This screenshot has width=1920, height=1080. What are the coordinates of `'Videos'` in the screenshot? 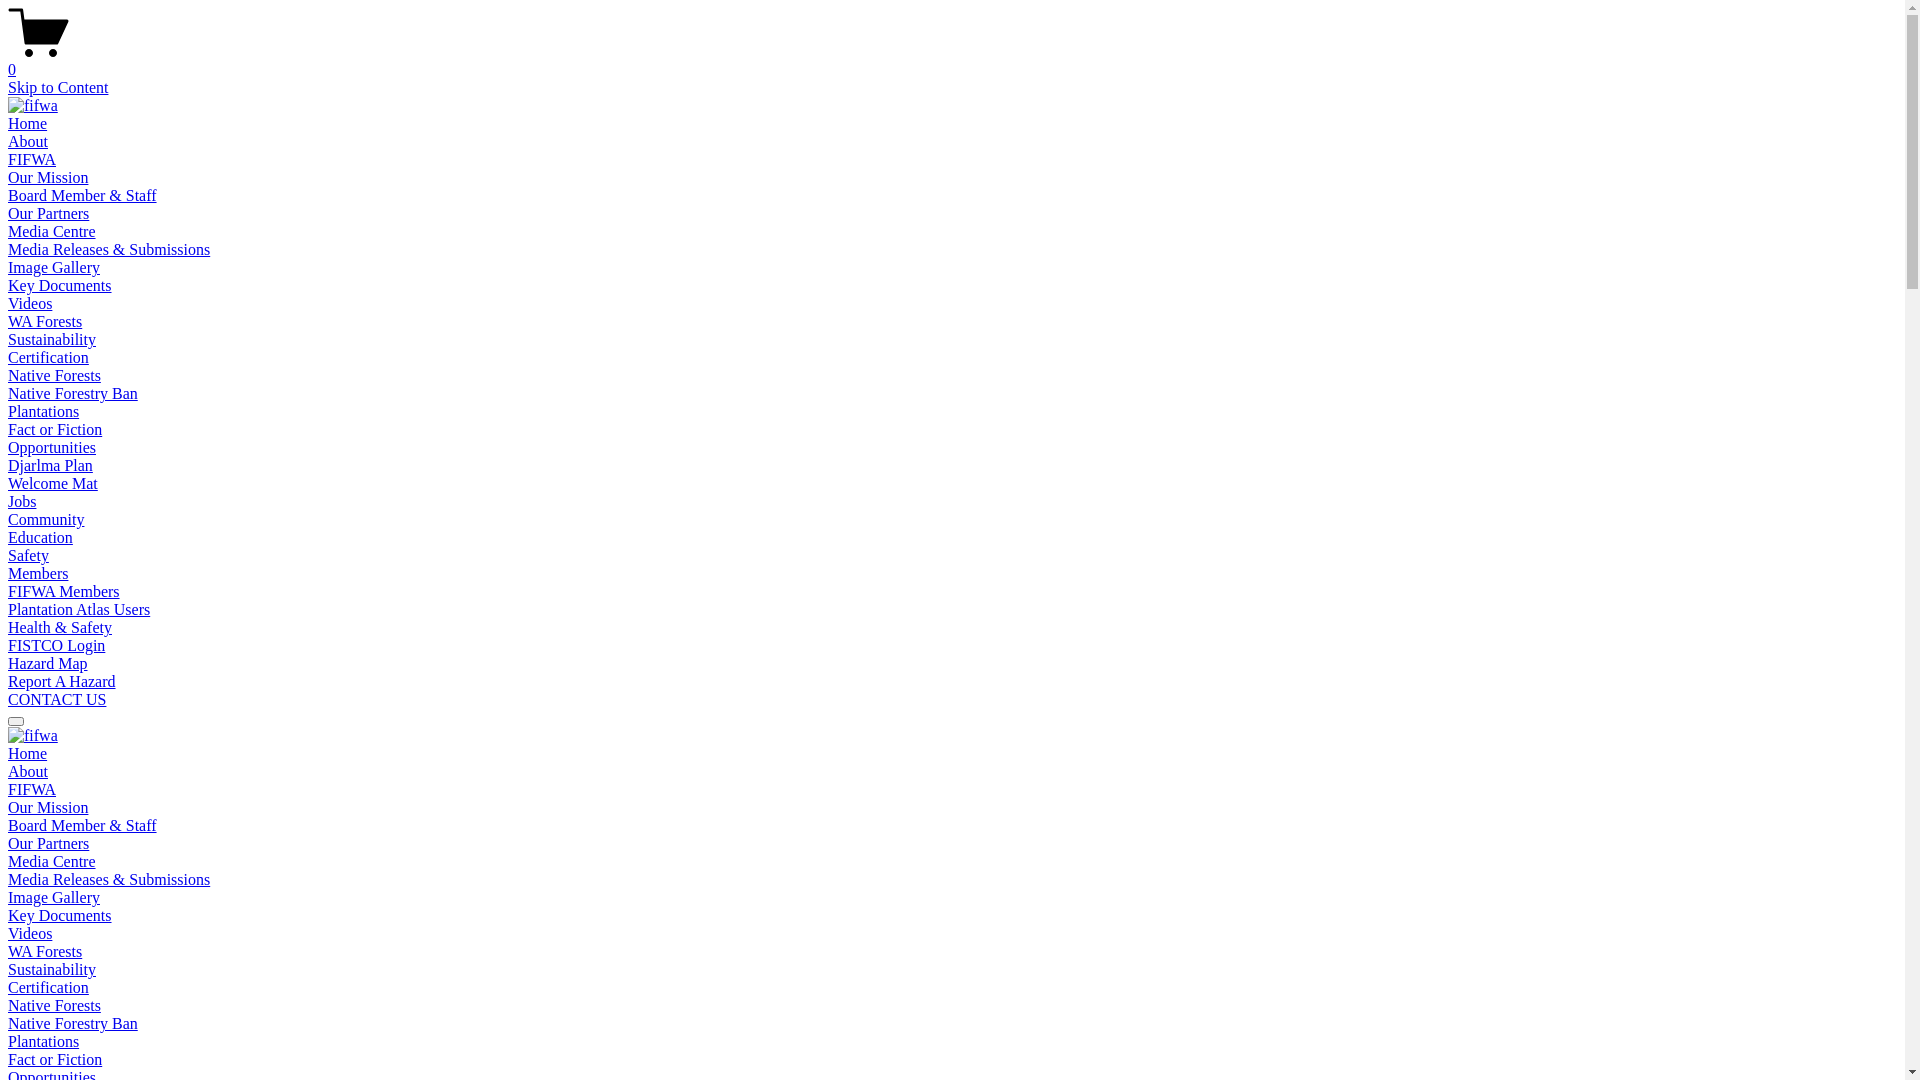 It's located at (8, 933).